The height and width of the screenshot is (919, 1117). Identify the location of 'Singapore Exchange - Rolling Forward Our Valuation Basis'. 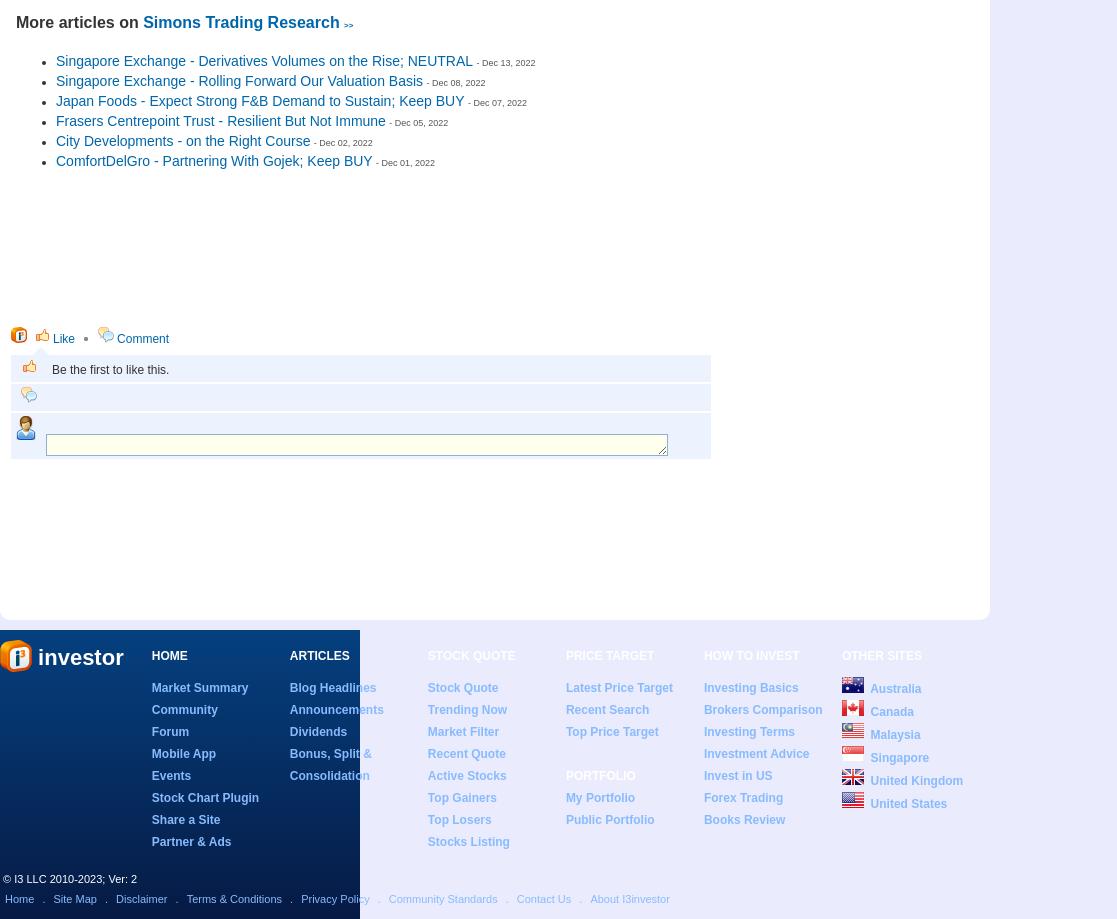
(55, 80).